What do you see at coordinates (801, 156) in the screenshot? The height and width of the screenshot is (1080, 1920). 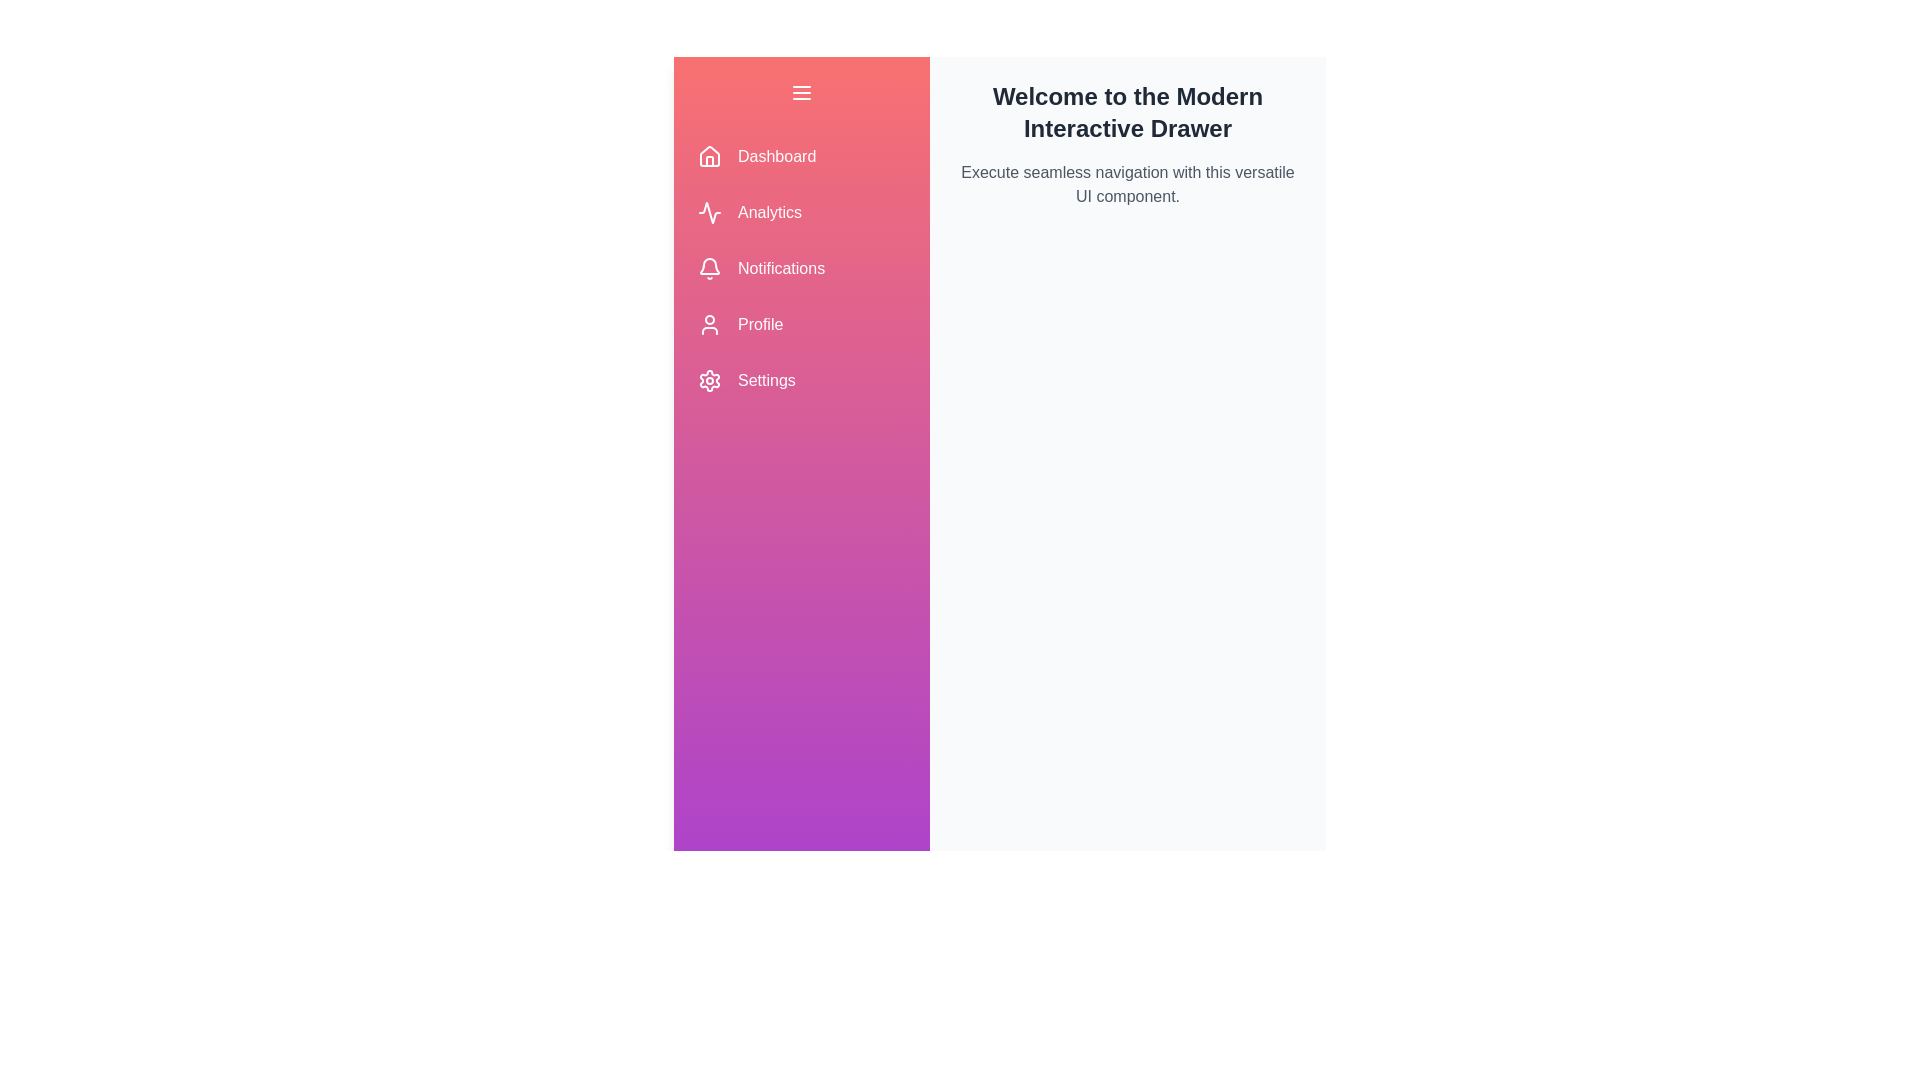 I see `the navigation item labeled Dashboard` at bounding box center [801, 156].